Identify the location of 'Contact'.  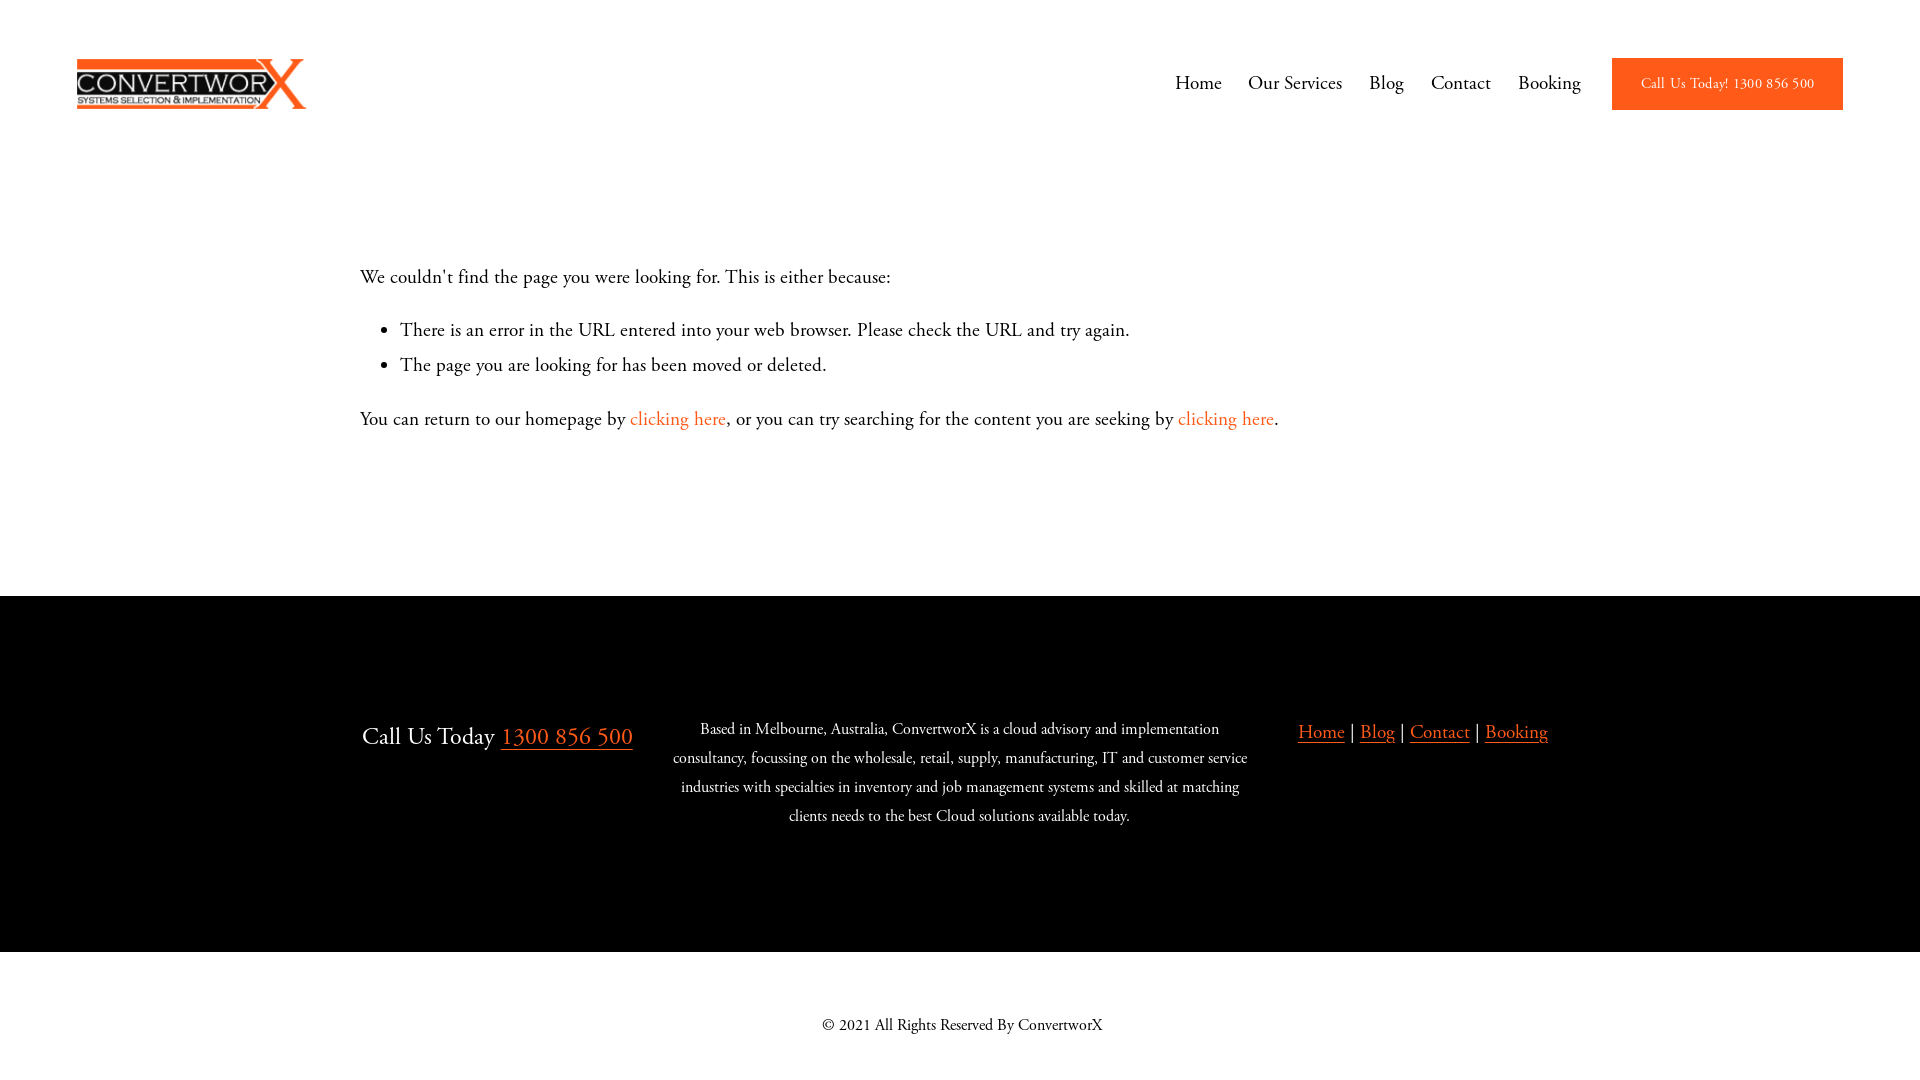
(1440, 733).